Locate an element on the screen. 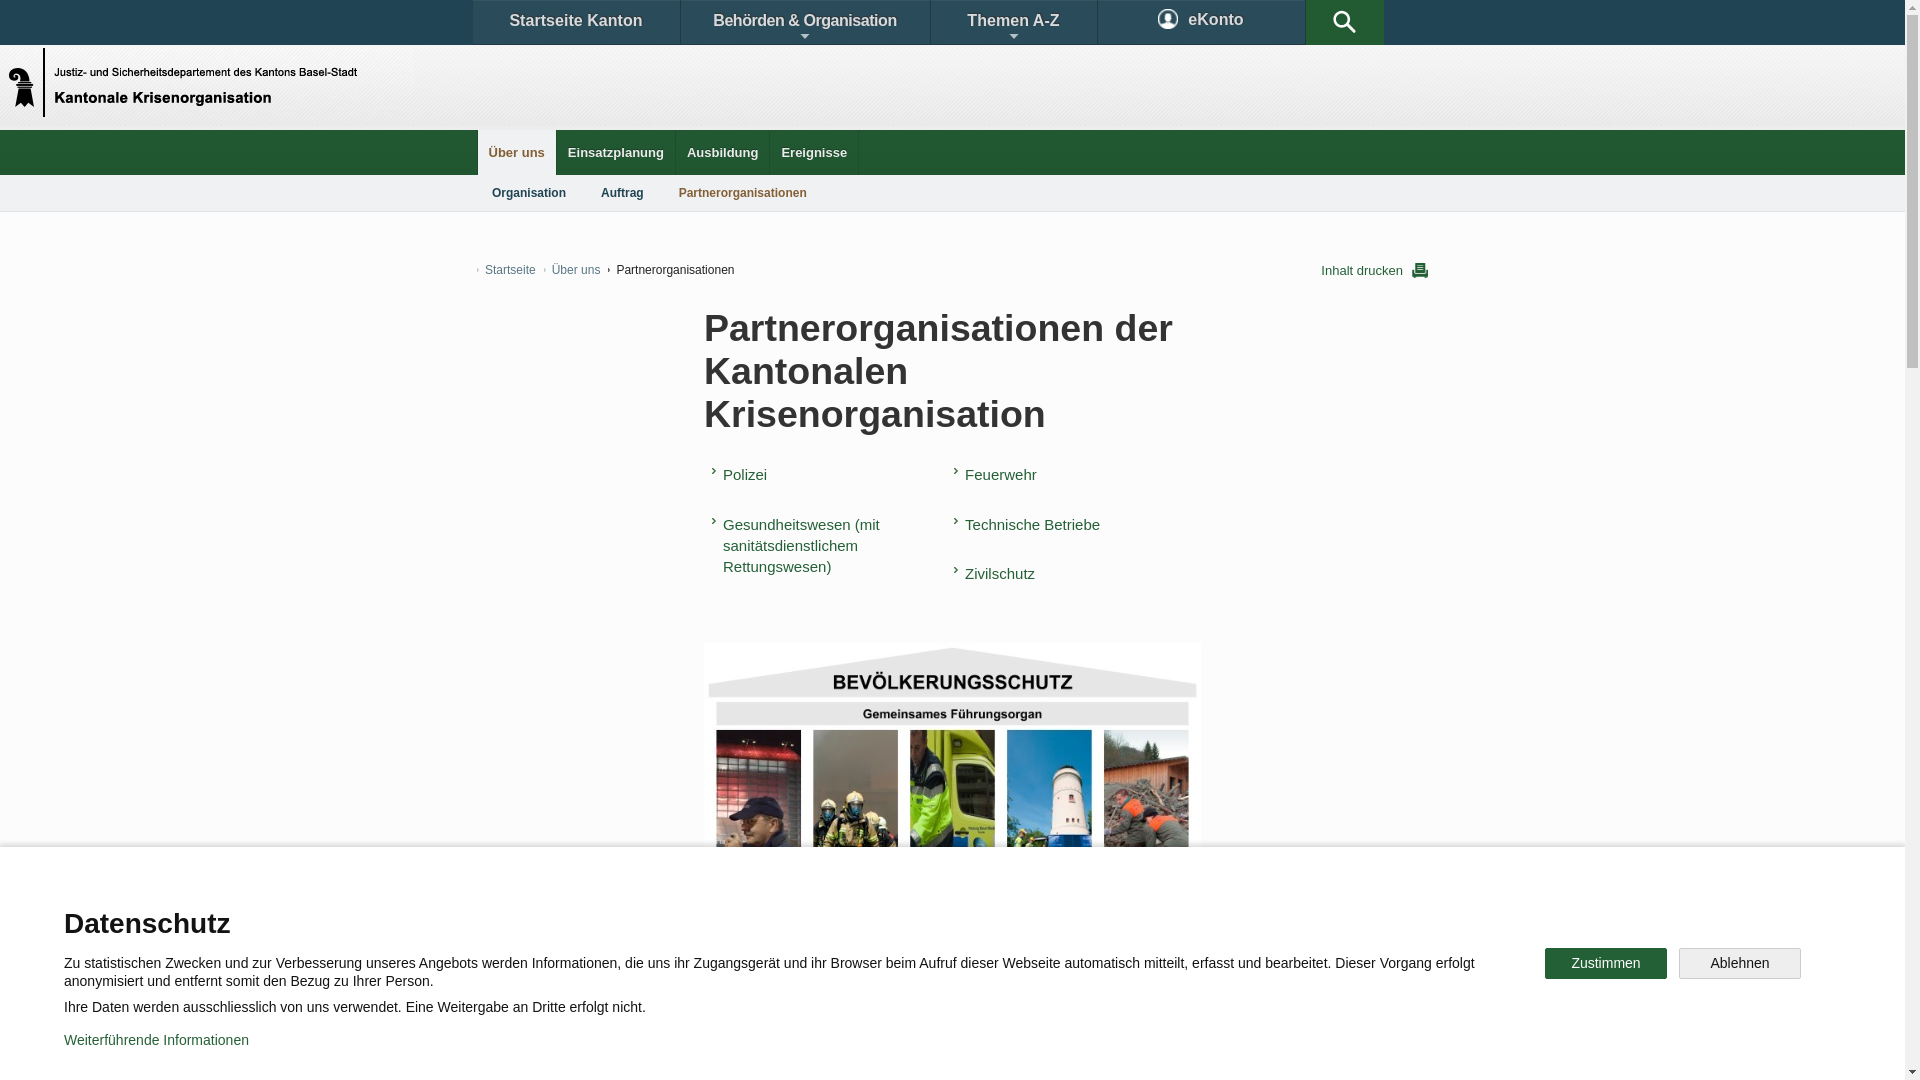 The image size is (1920, 1080). 'Technische Betriebe' is located at coordinates (953, 523).